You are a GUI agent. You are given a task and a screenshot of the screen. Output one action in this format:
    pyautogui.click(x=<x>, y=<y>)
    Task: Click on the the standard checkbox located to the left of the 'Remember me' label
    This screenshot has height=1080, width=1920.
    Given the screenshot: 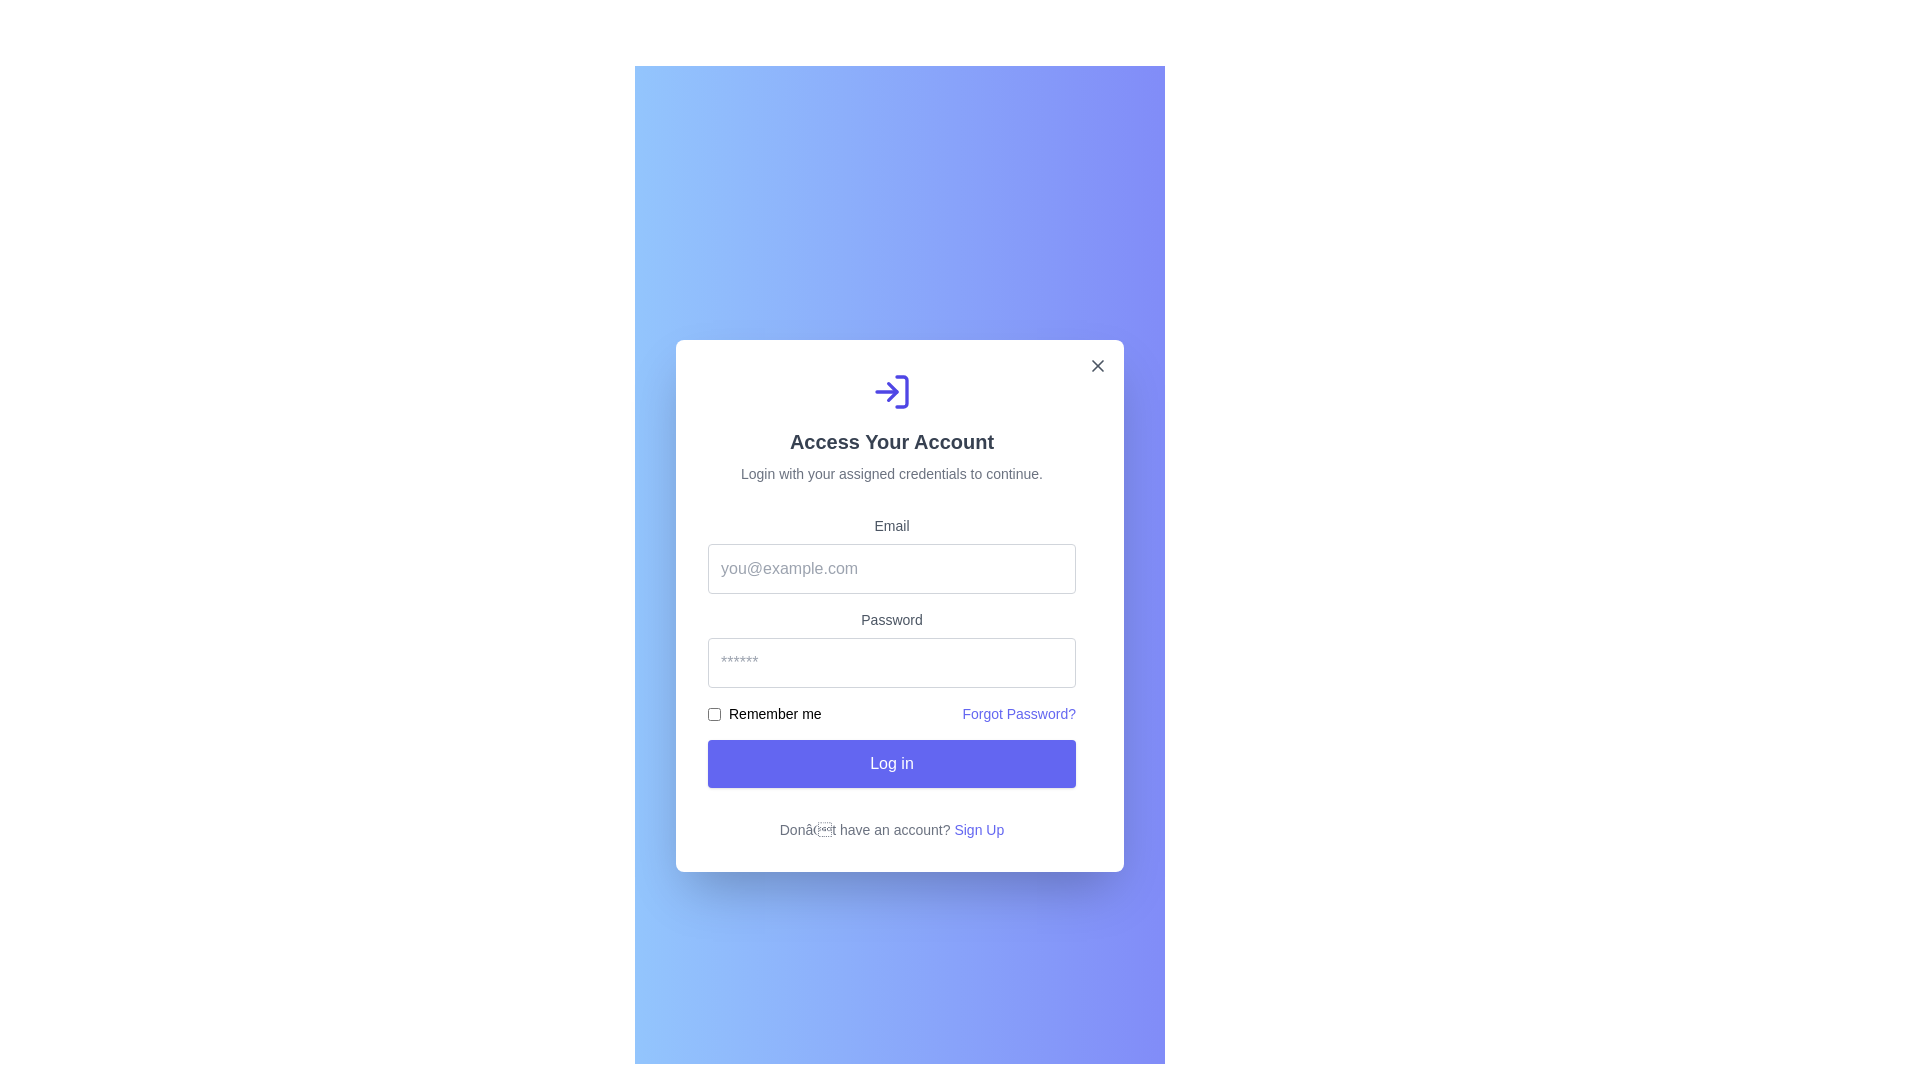 What is the action you would take?
    pyautogui.click(x=714, y=712)
    